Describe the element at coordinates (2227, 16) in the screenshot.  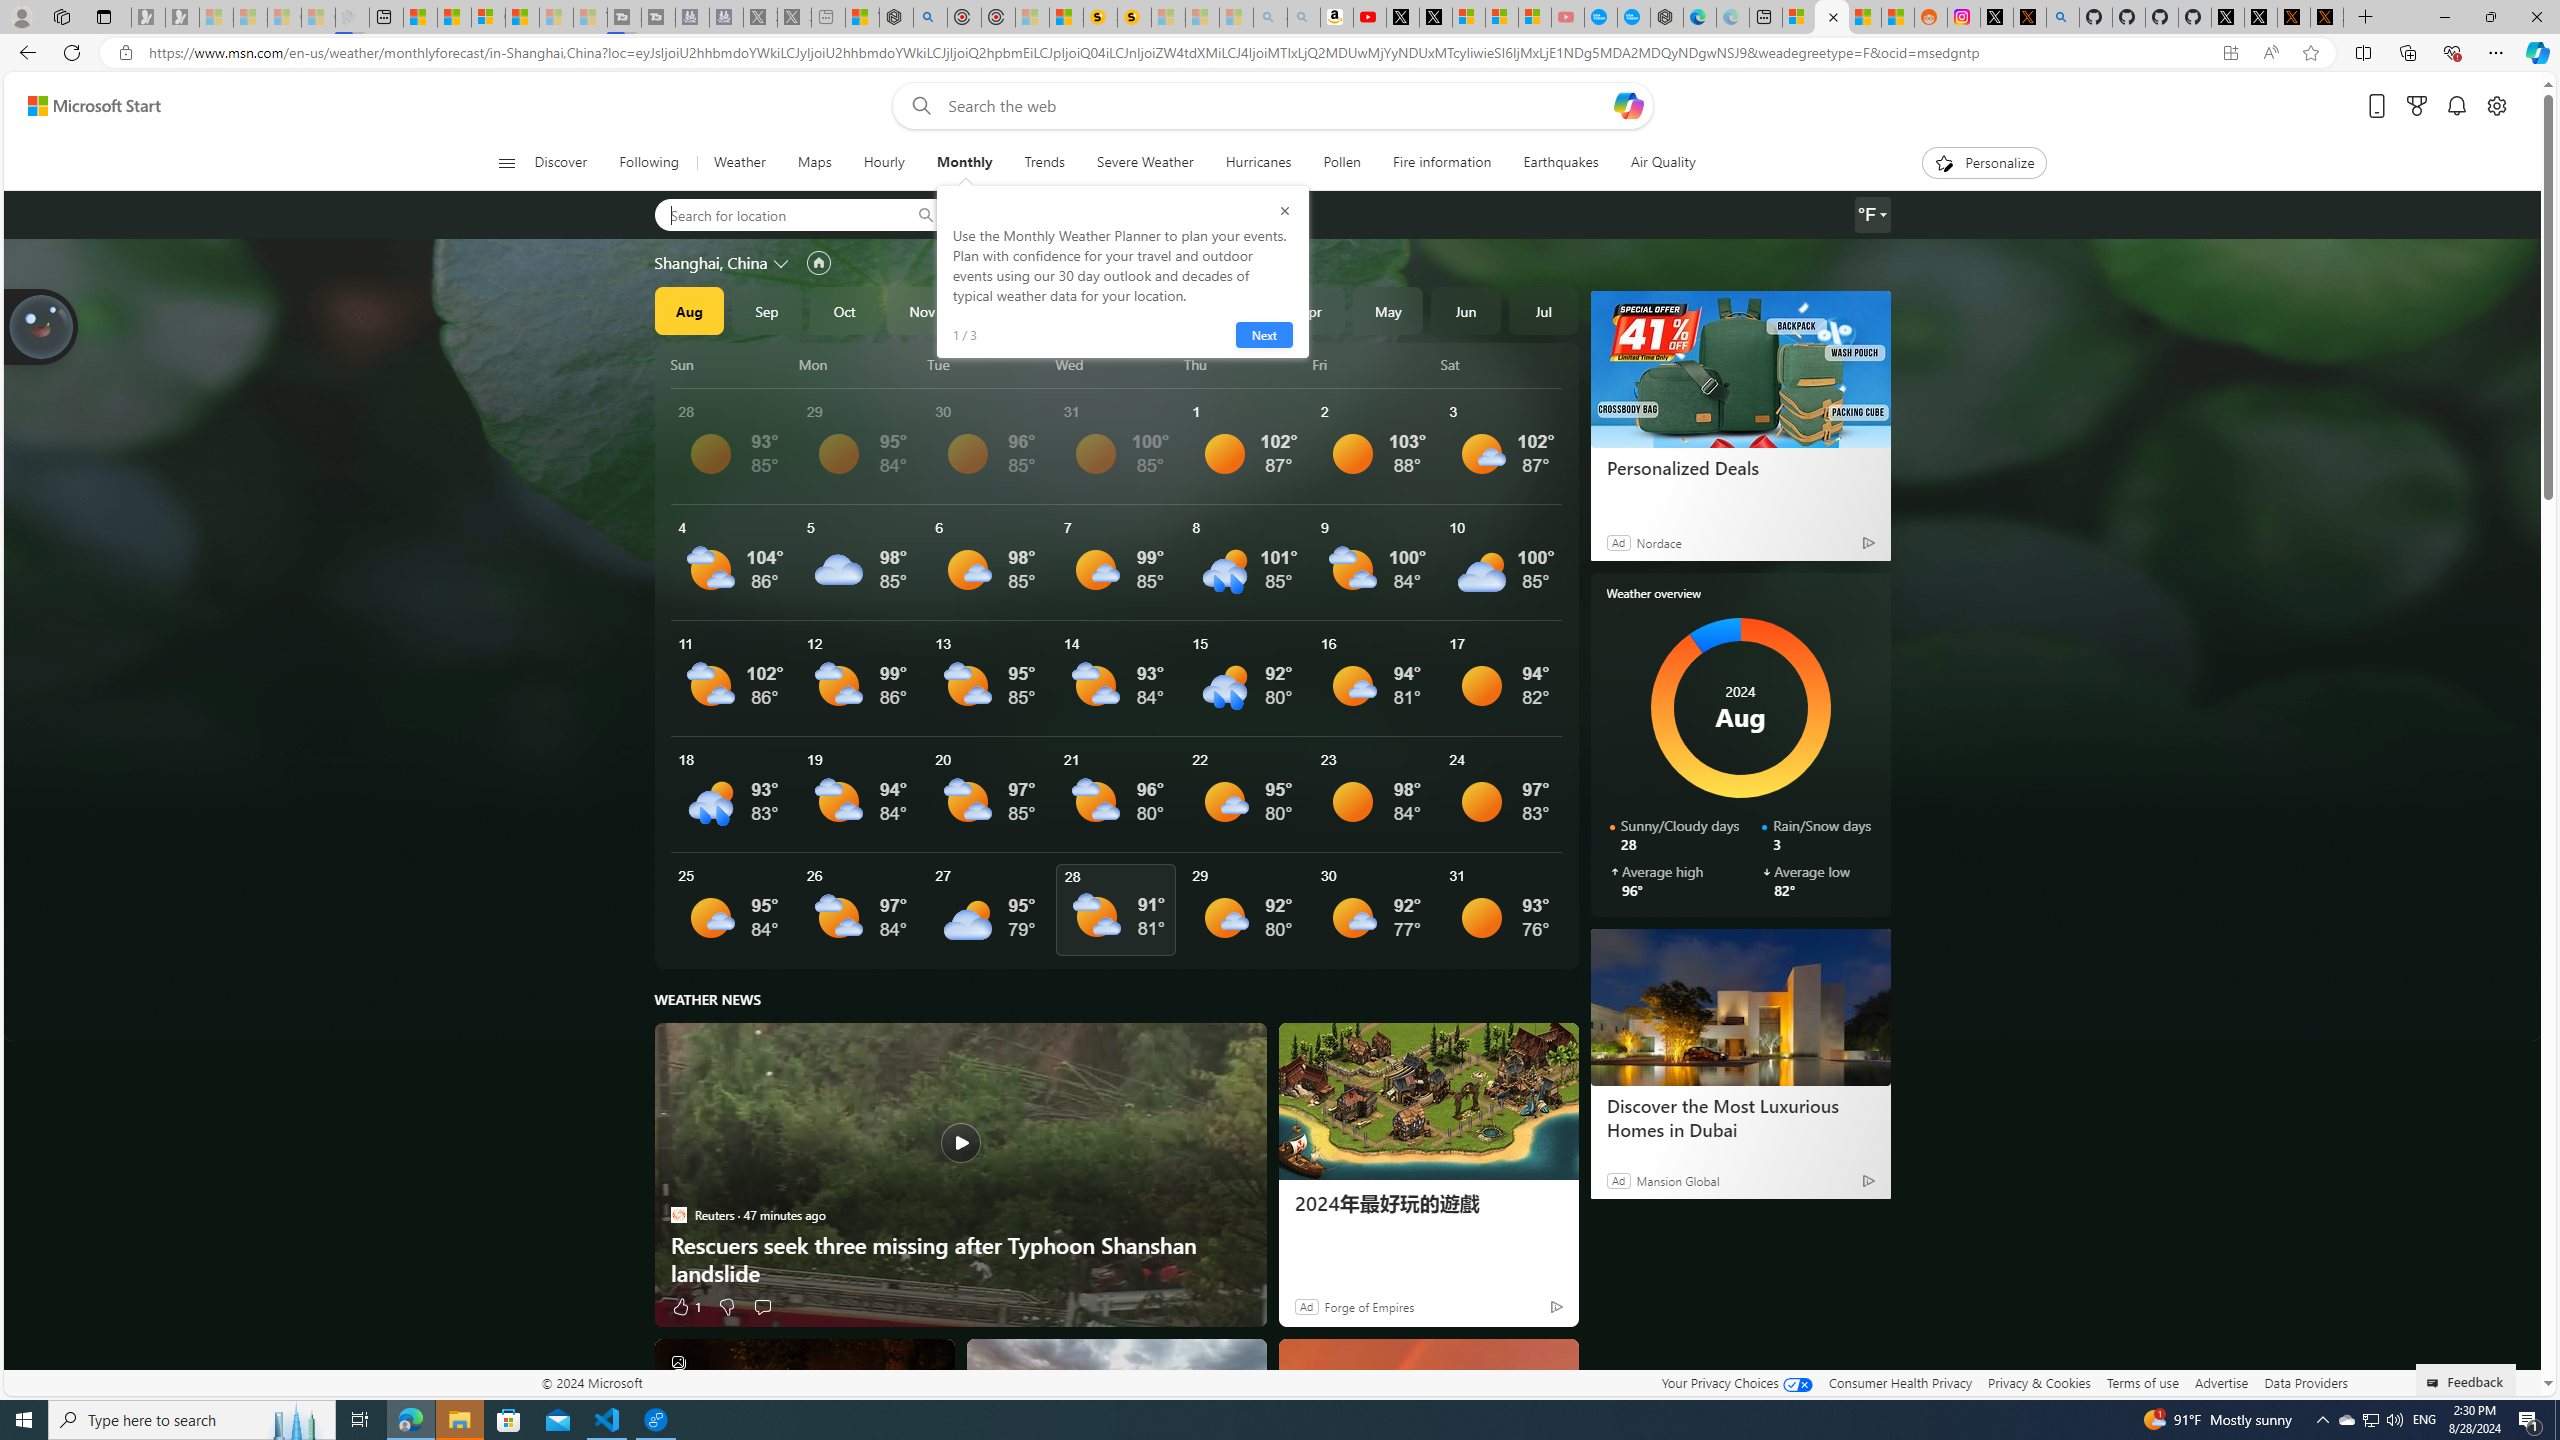
I see `'Profile / X'` at that location.